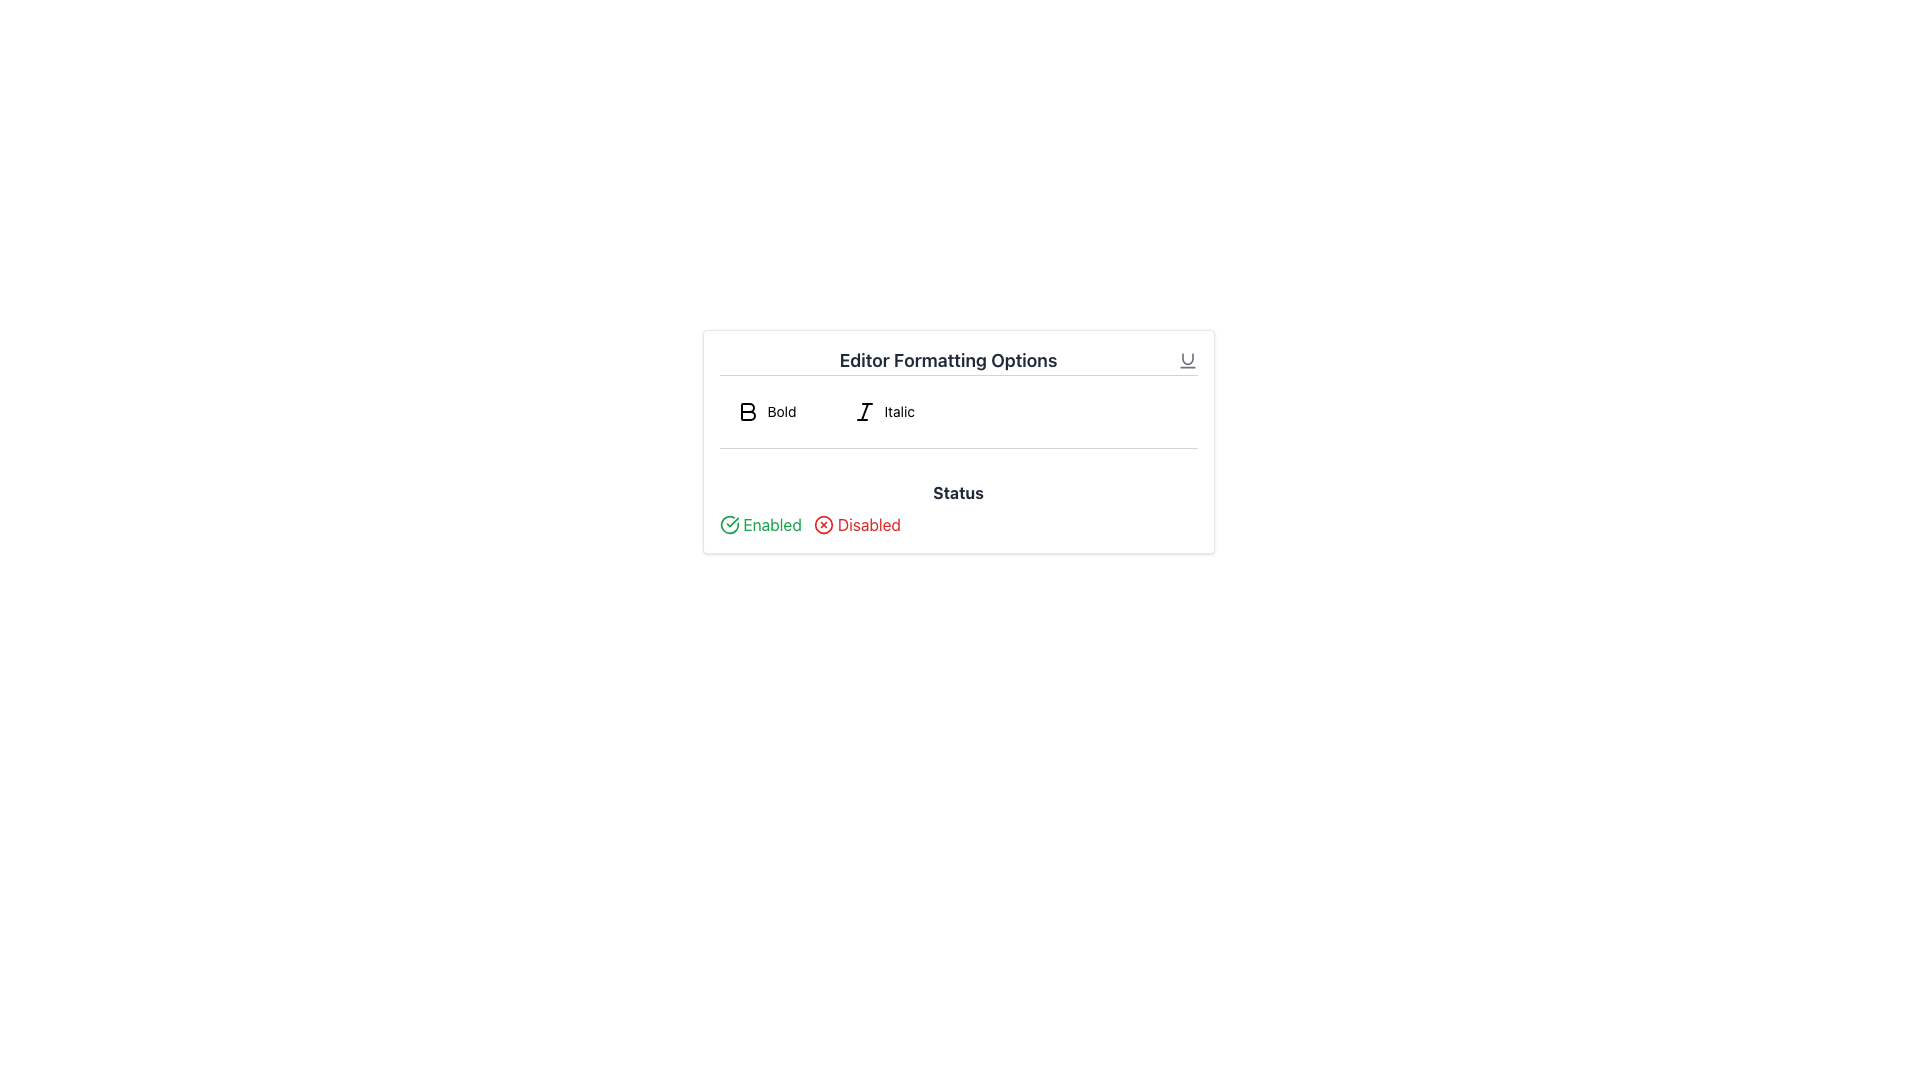 The height and width of the screenshot is (1080, 1920). I want to click on the text label that describes the bold formatting option, so click(781, 411).